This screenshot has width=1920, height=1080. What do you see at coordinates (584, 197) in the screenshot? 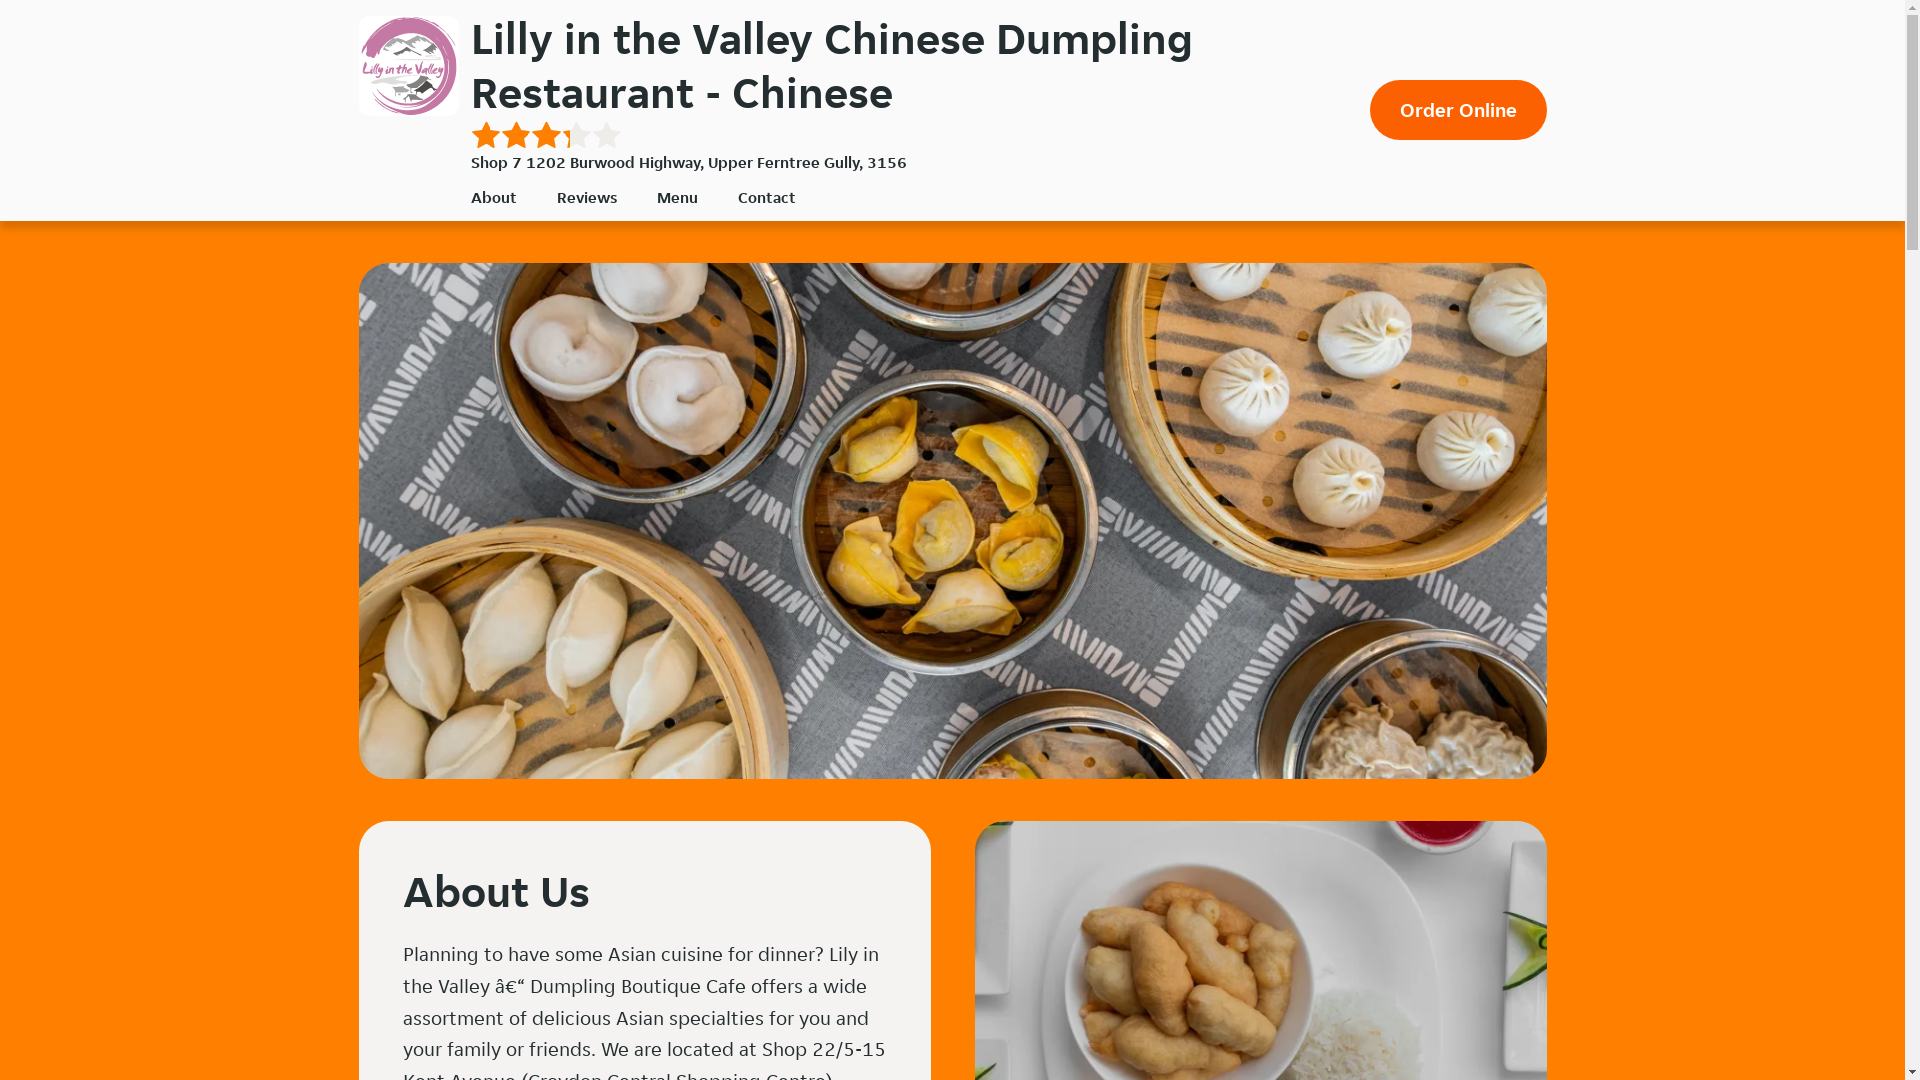
I see `'Reviews'` at bounding box center [584, 197].